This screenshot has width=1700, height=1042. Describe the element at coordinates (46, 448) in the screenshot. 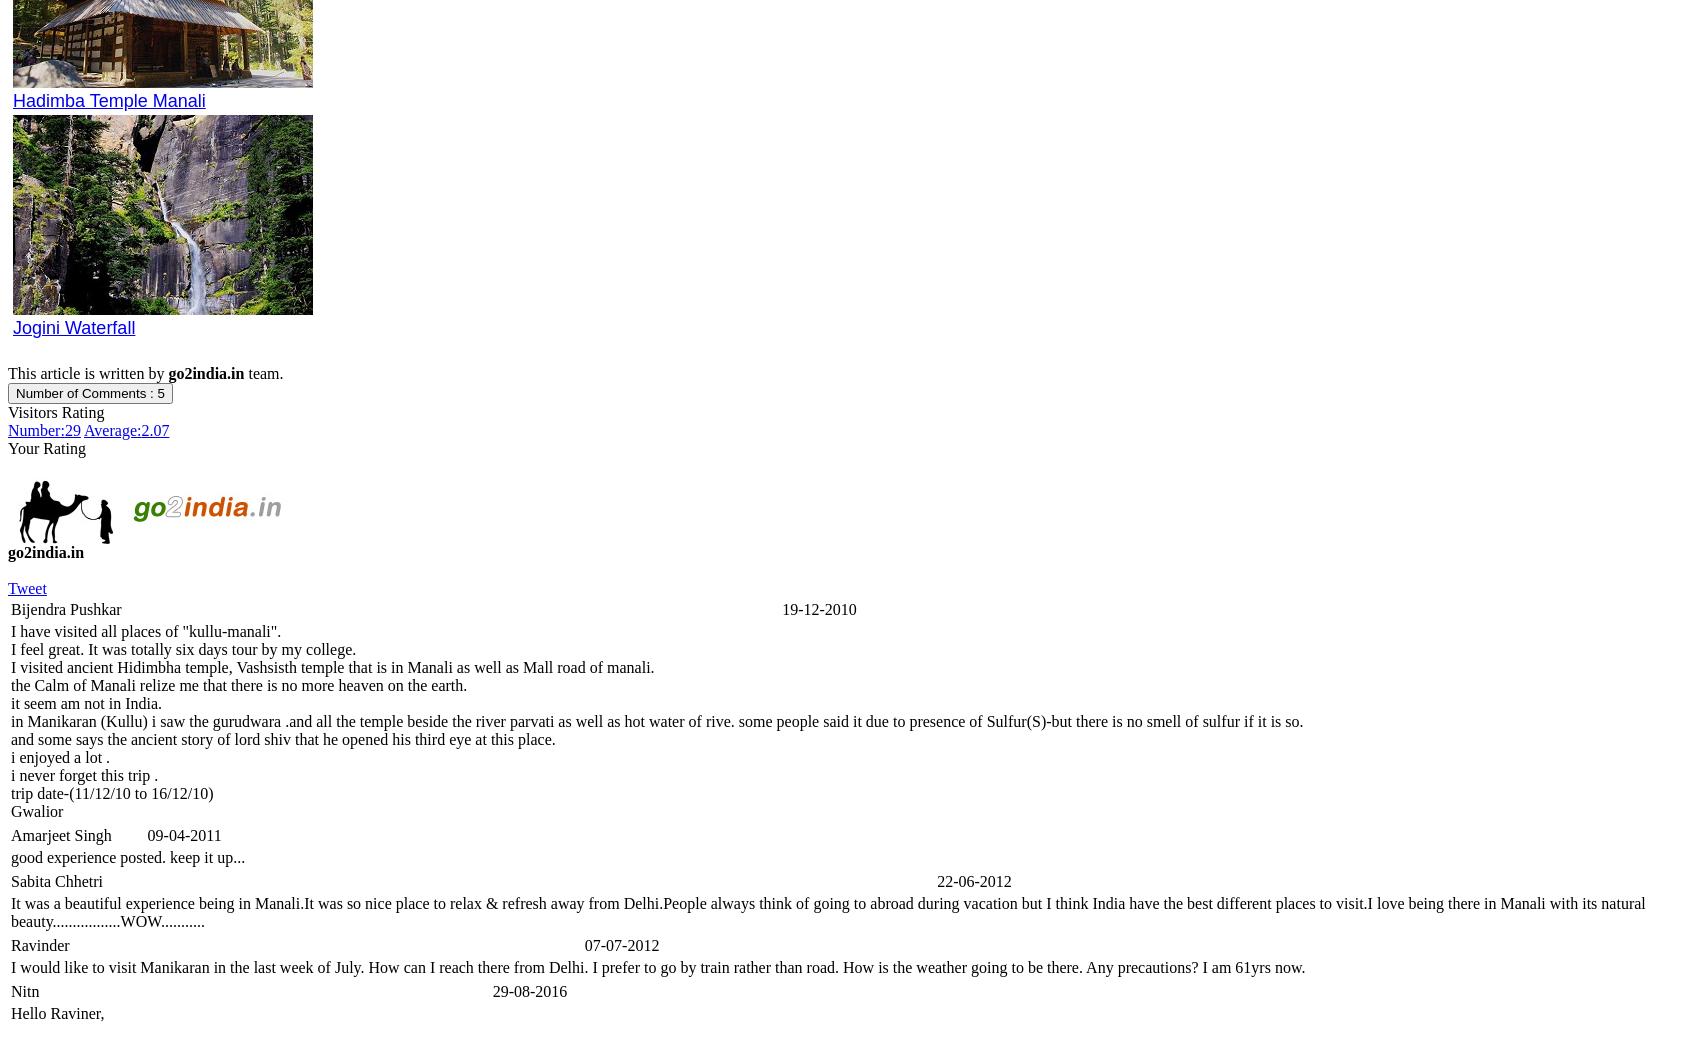

I see `'Your Rating'` at that location.